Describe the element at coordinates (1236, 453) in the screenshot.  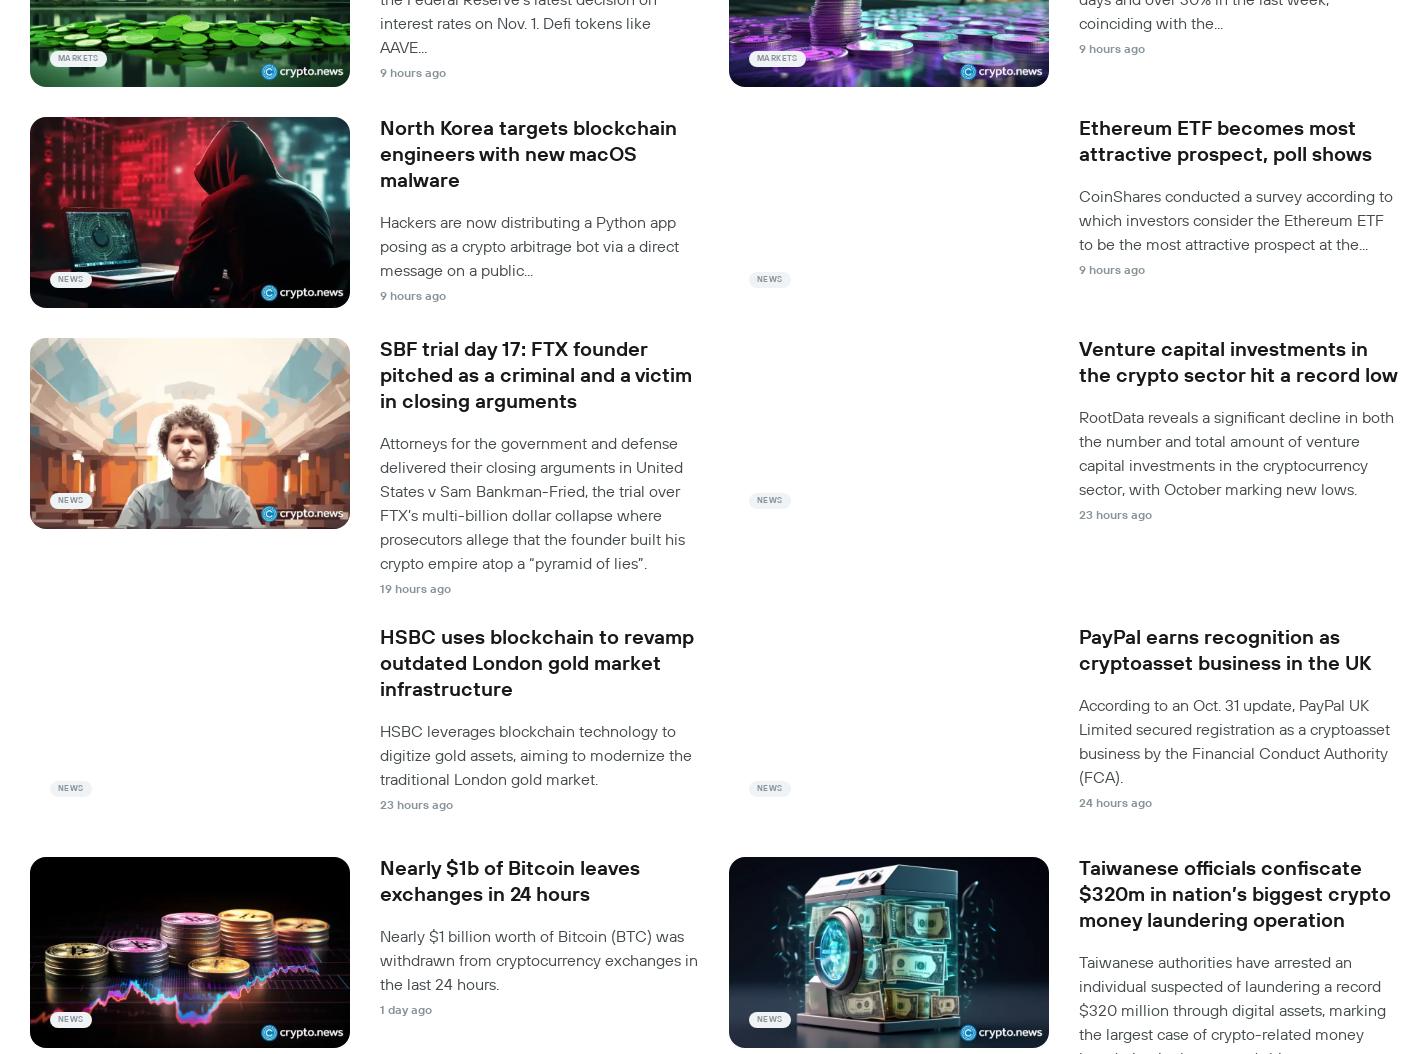
I see `'RootData reveals a significant decline in both the number and total amount of venture capital investments in the cryptocurrency sector, with October marking new lows.'` at that location.